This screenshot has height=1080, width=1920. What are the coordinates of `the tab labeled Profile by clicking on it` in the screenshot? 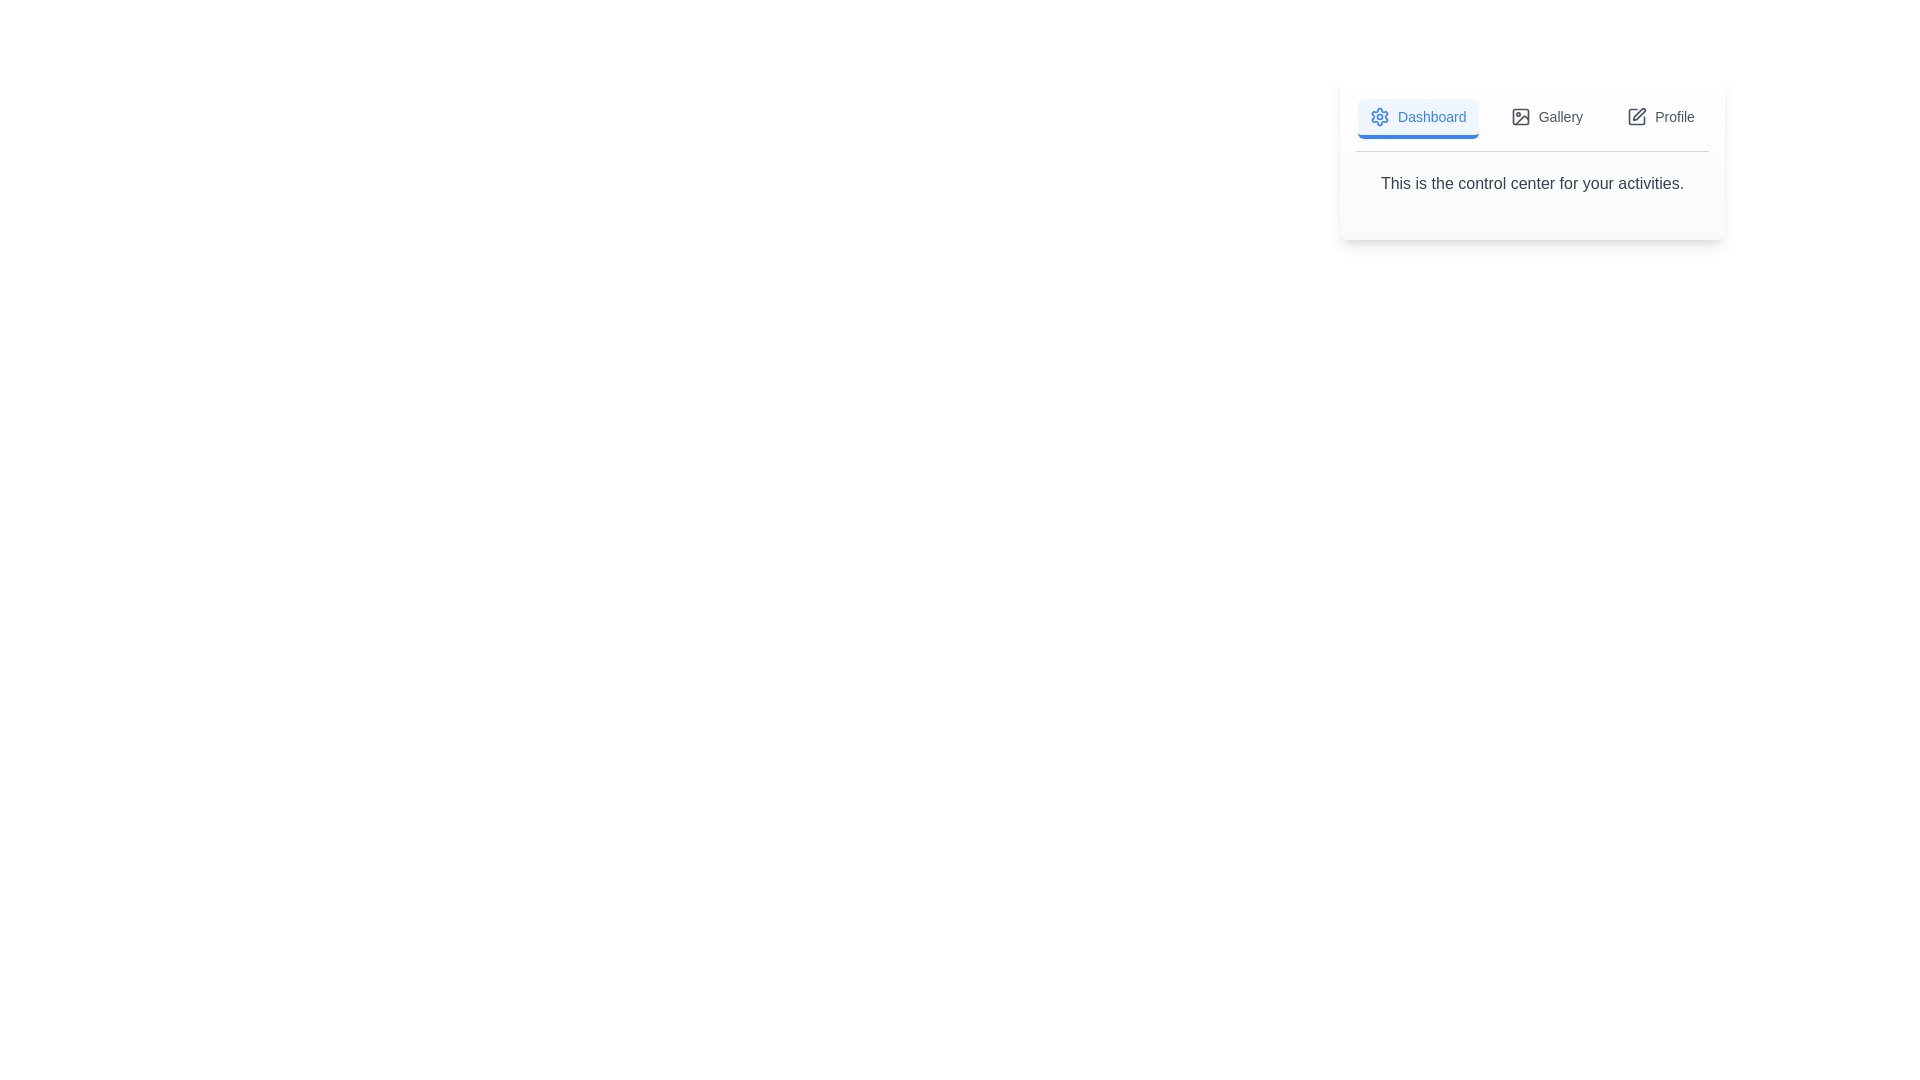 It's located at (1660, 119).